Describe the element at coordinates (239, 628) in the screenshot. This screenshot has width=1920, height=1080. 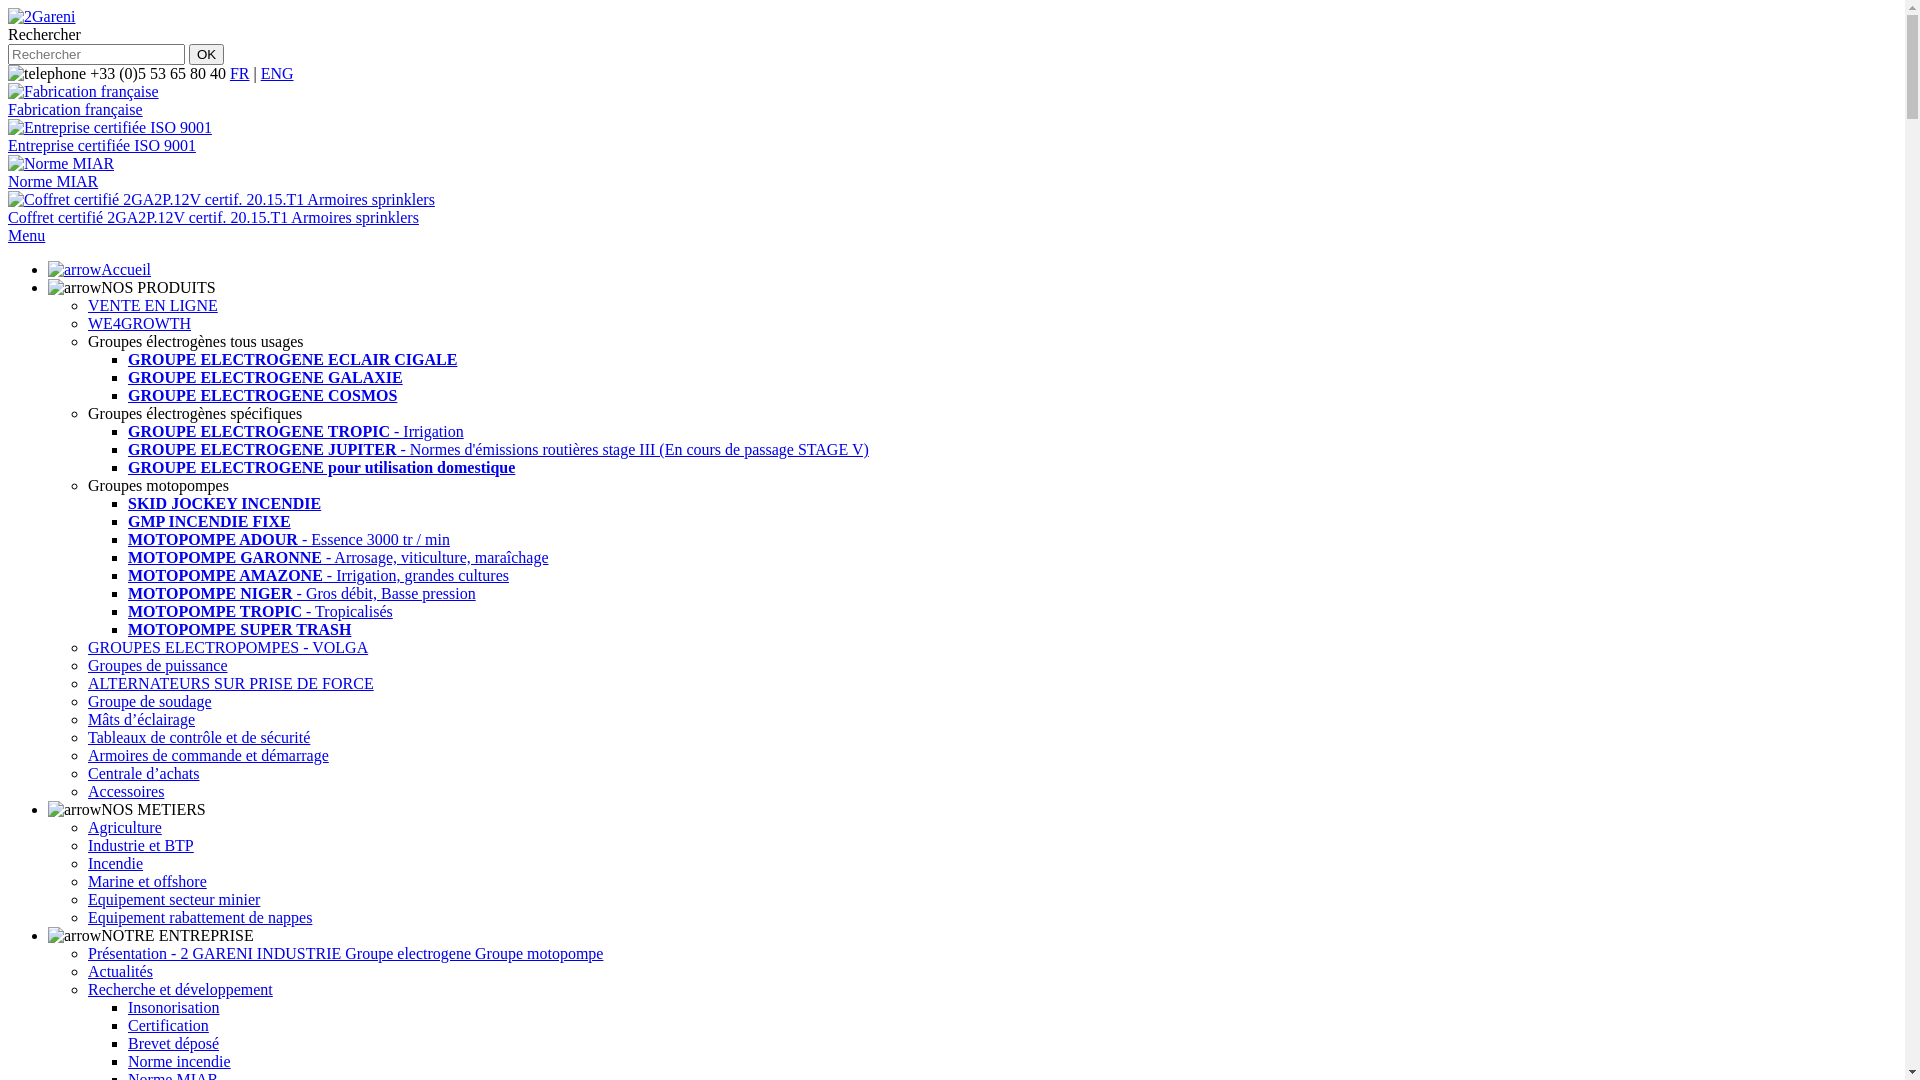
I see `'MOTOPOMPE SUPER TRASH'` at that location.